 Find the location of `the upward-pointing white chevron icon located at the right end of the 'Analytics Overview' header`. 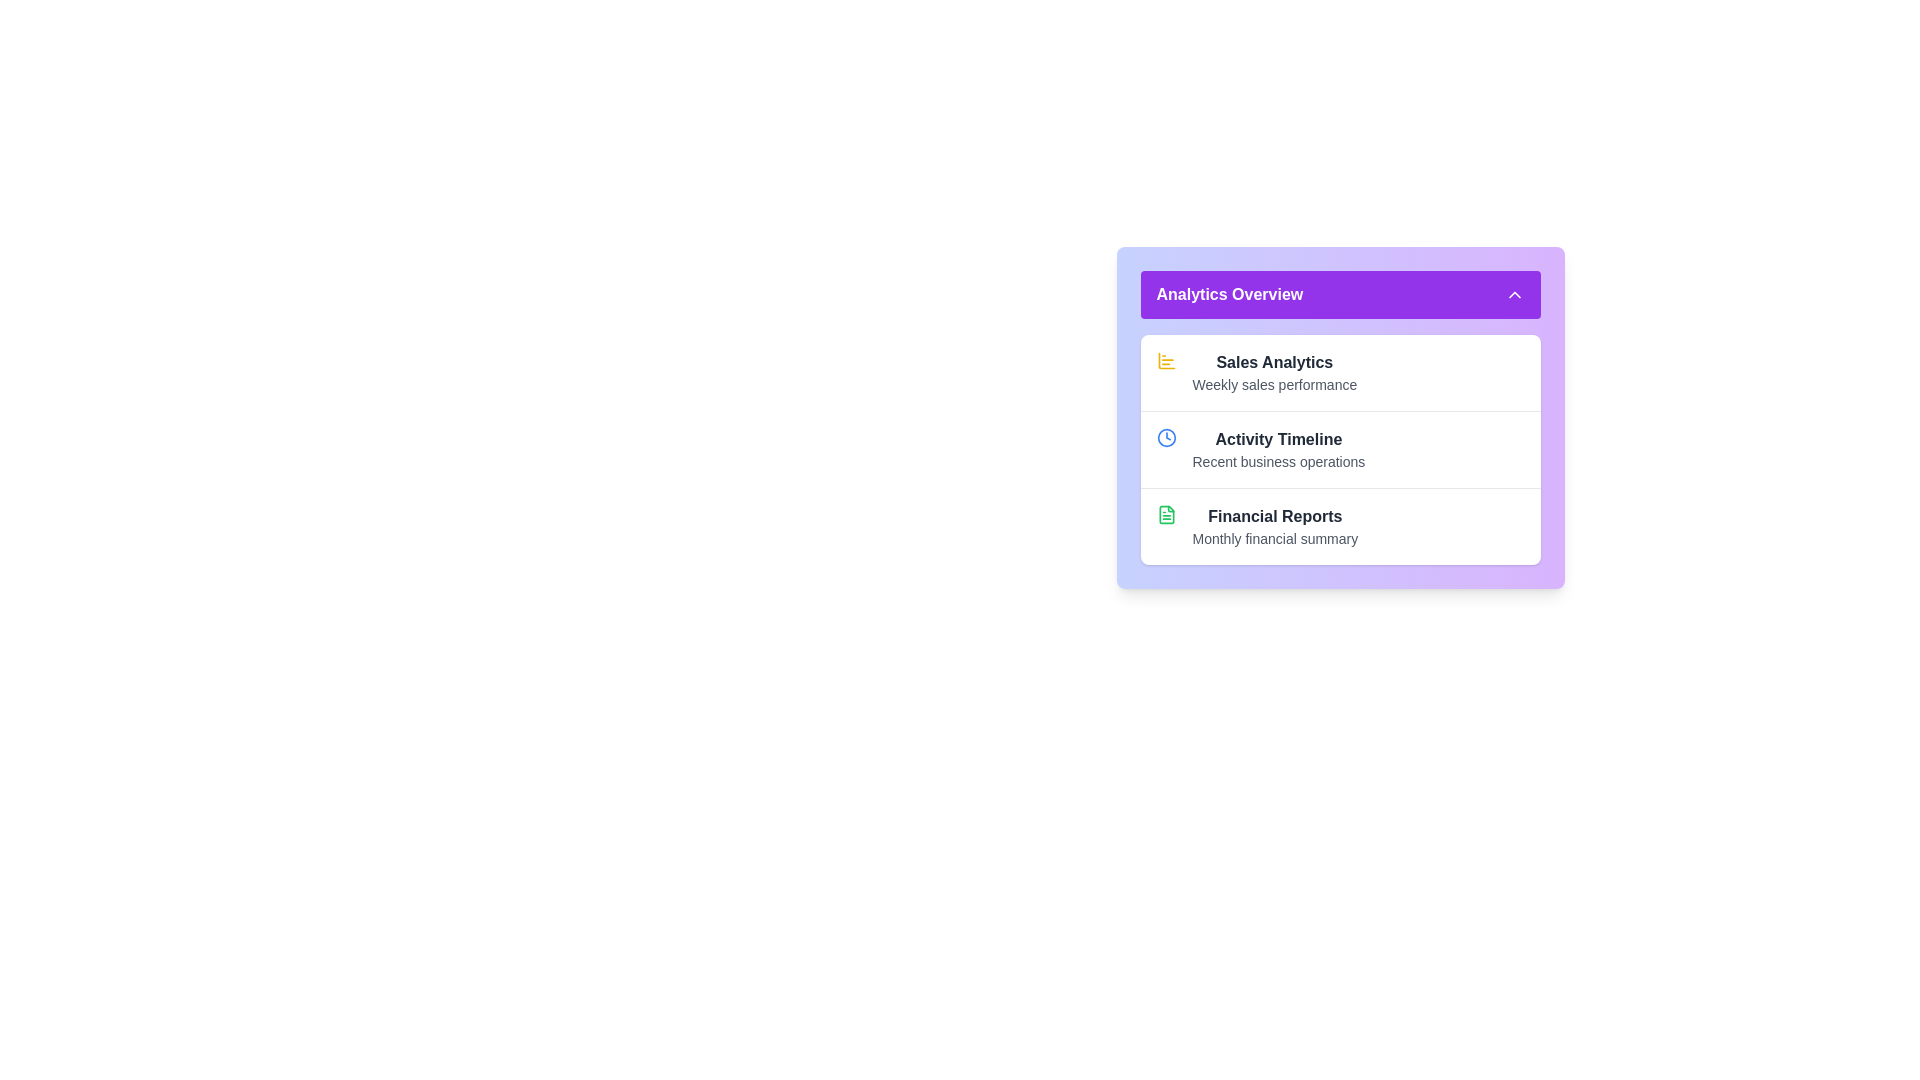

the upward-pointing white chevron icon located at the right end of the 'Analytics Overview' header is located at coordinates (1514, 294).